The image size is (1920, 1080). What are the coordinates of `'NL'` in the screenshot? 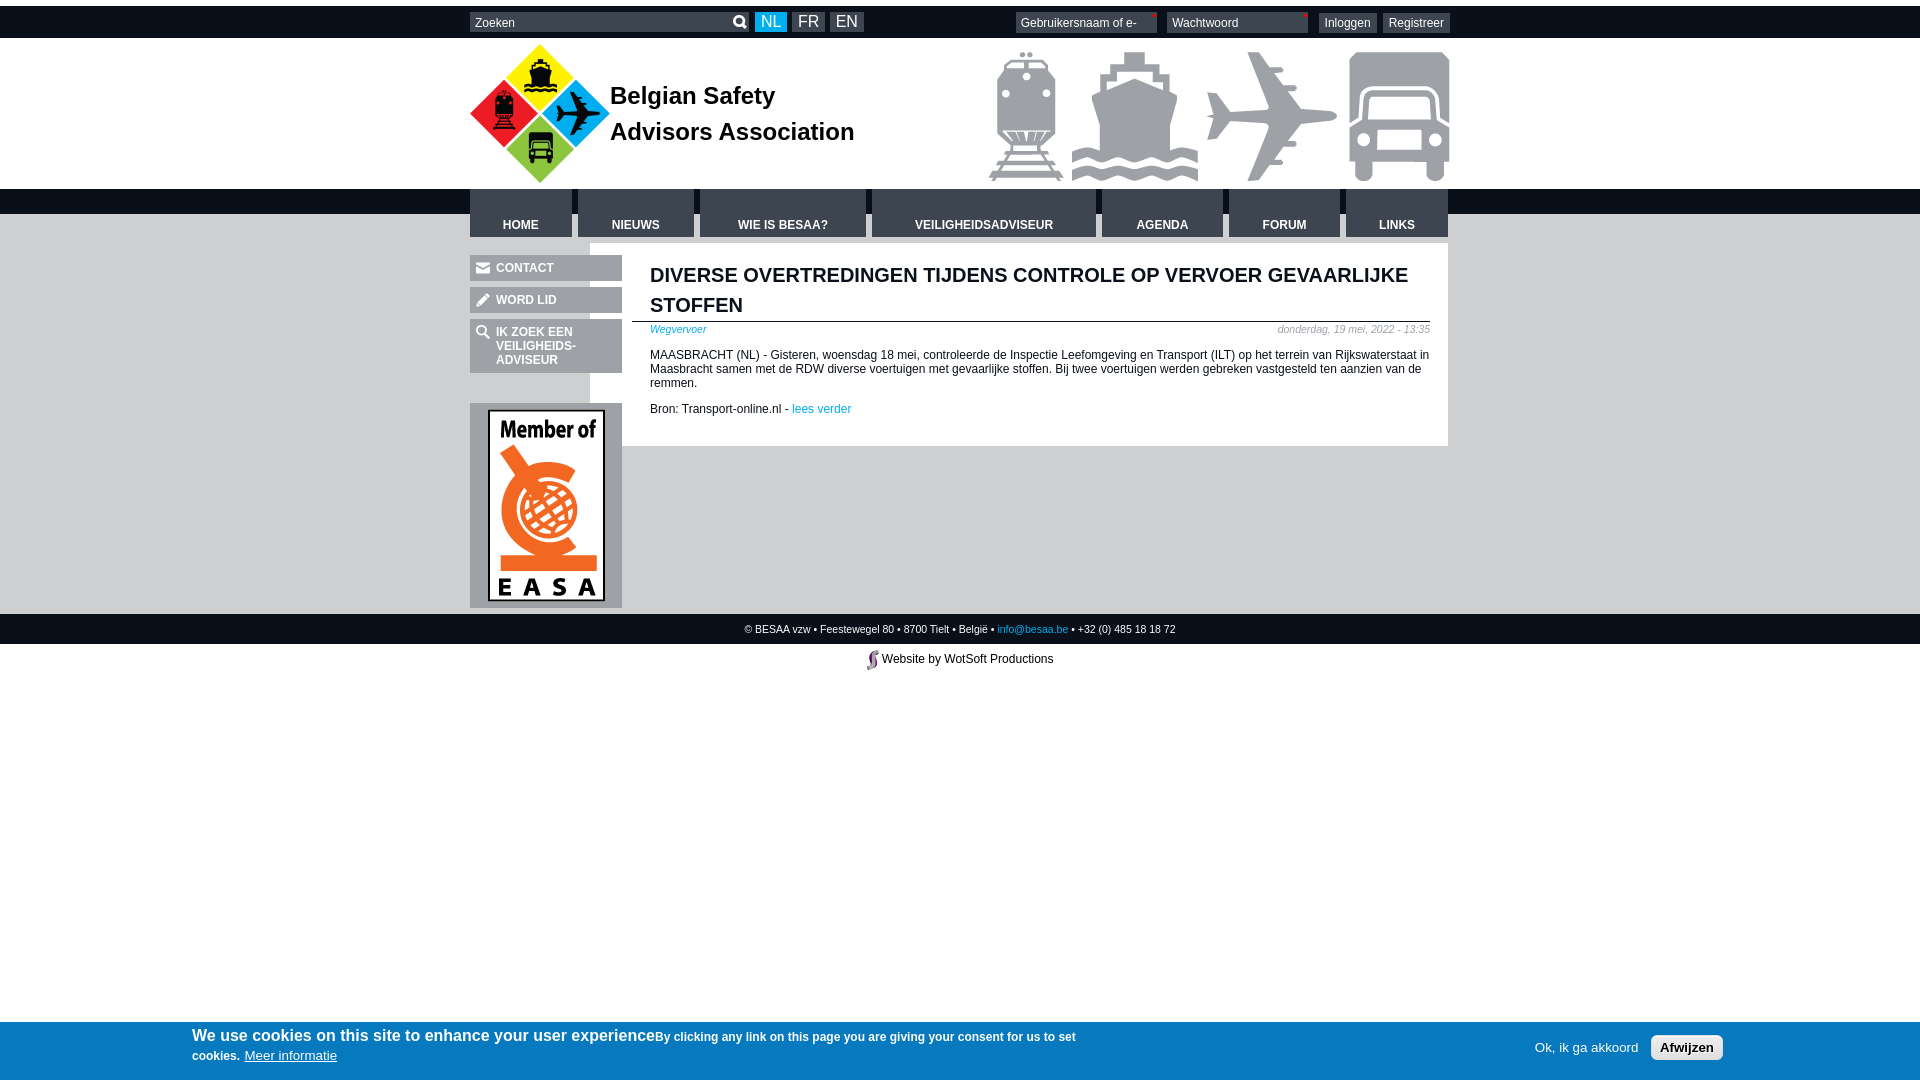 It's located at (770, 22).